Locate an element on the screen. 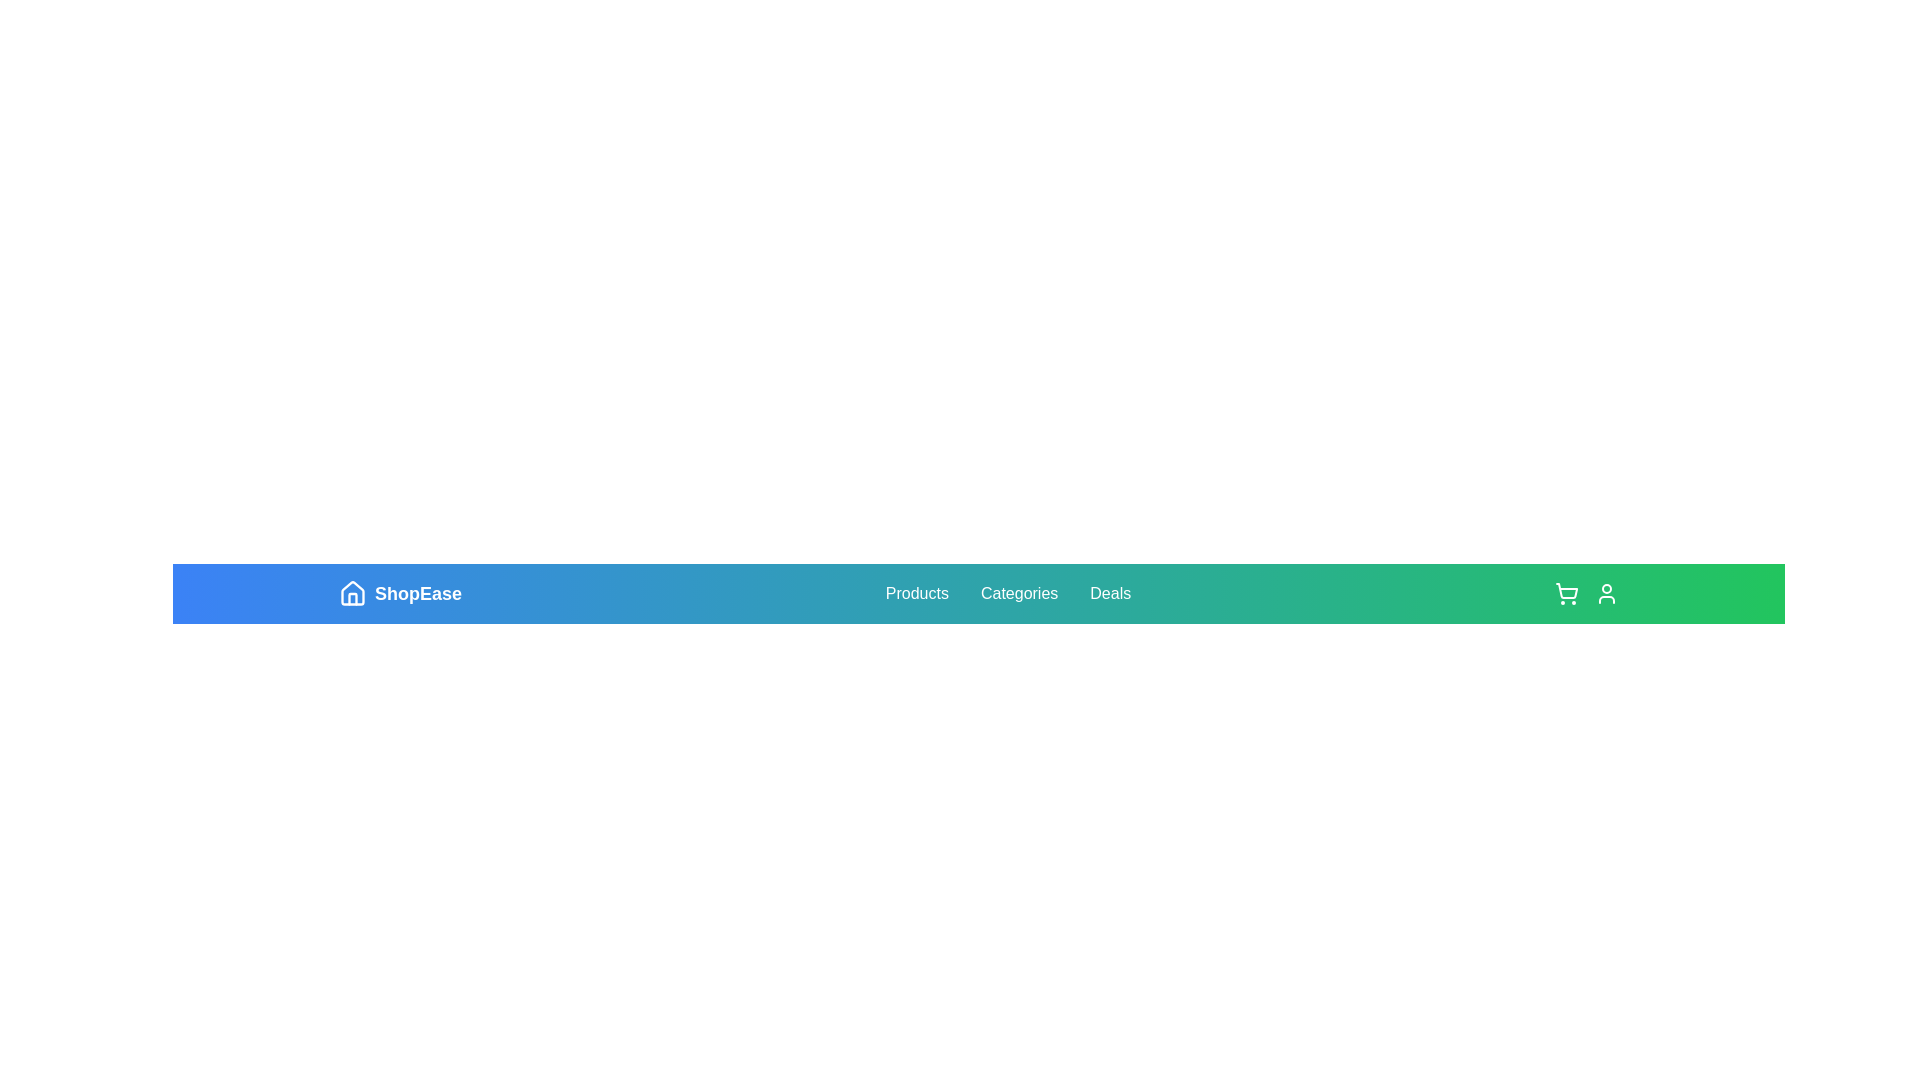 This screenshot has width=1920, height=1080. the hyperlink labeled 'Deals' in the navigation group is located at coordinates (1109, 593).